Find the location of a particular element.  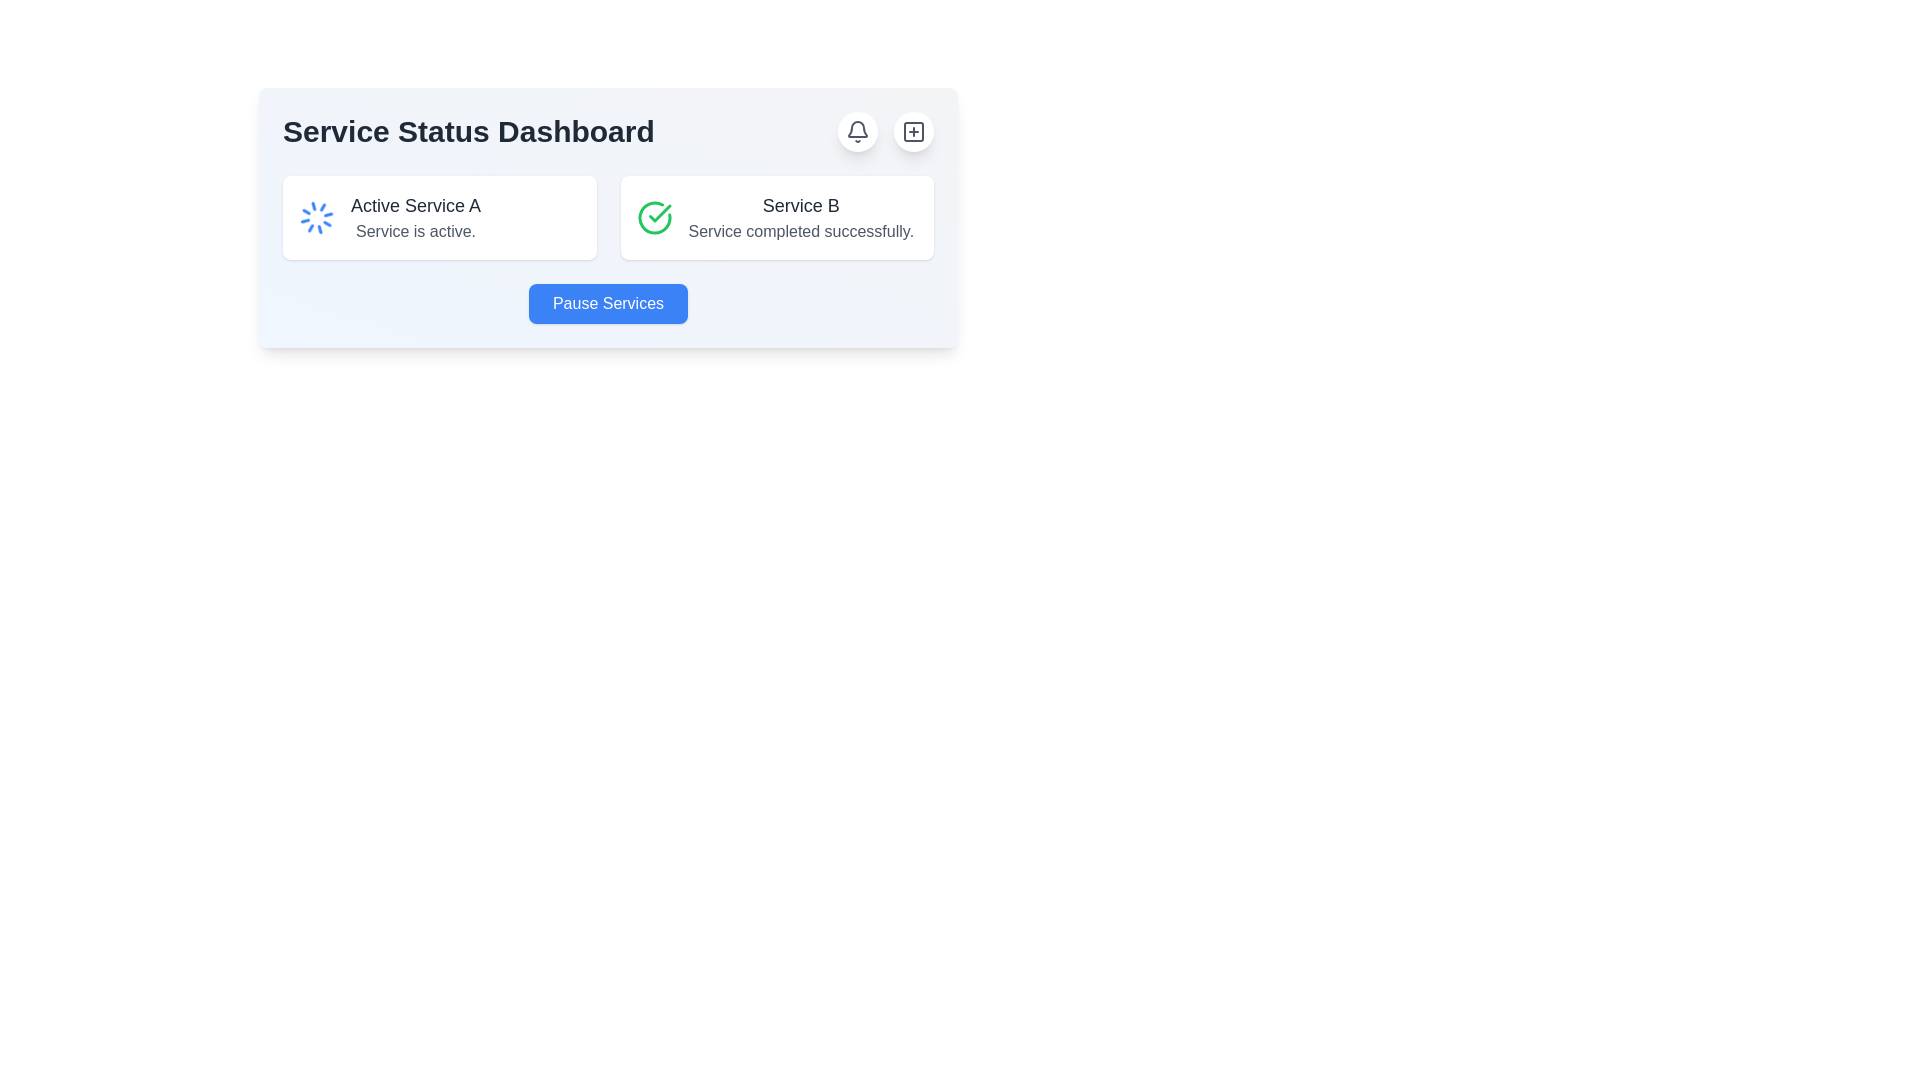

the green circular icon with a checkmark indicating successful completion, located to the left of the text 'Service completed successfully.' is located at coordinates (654, 218).